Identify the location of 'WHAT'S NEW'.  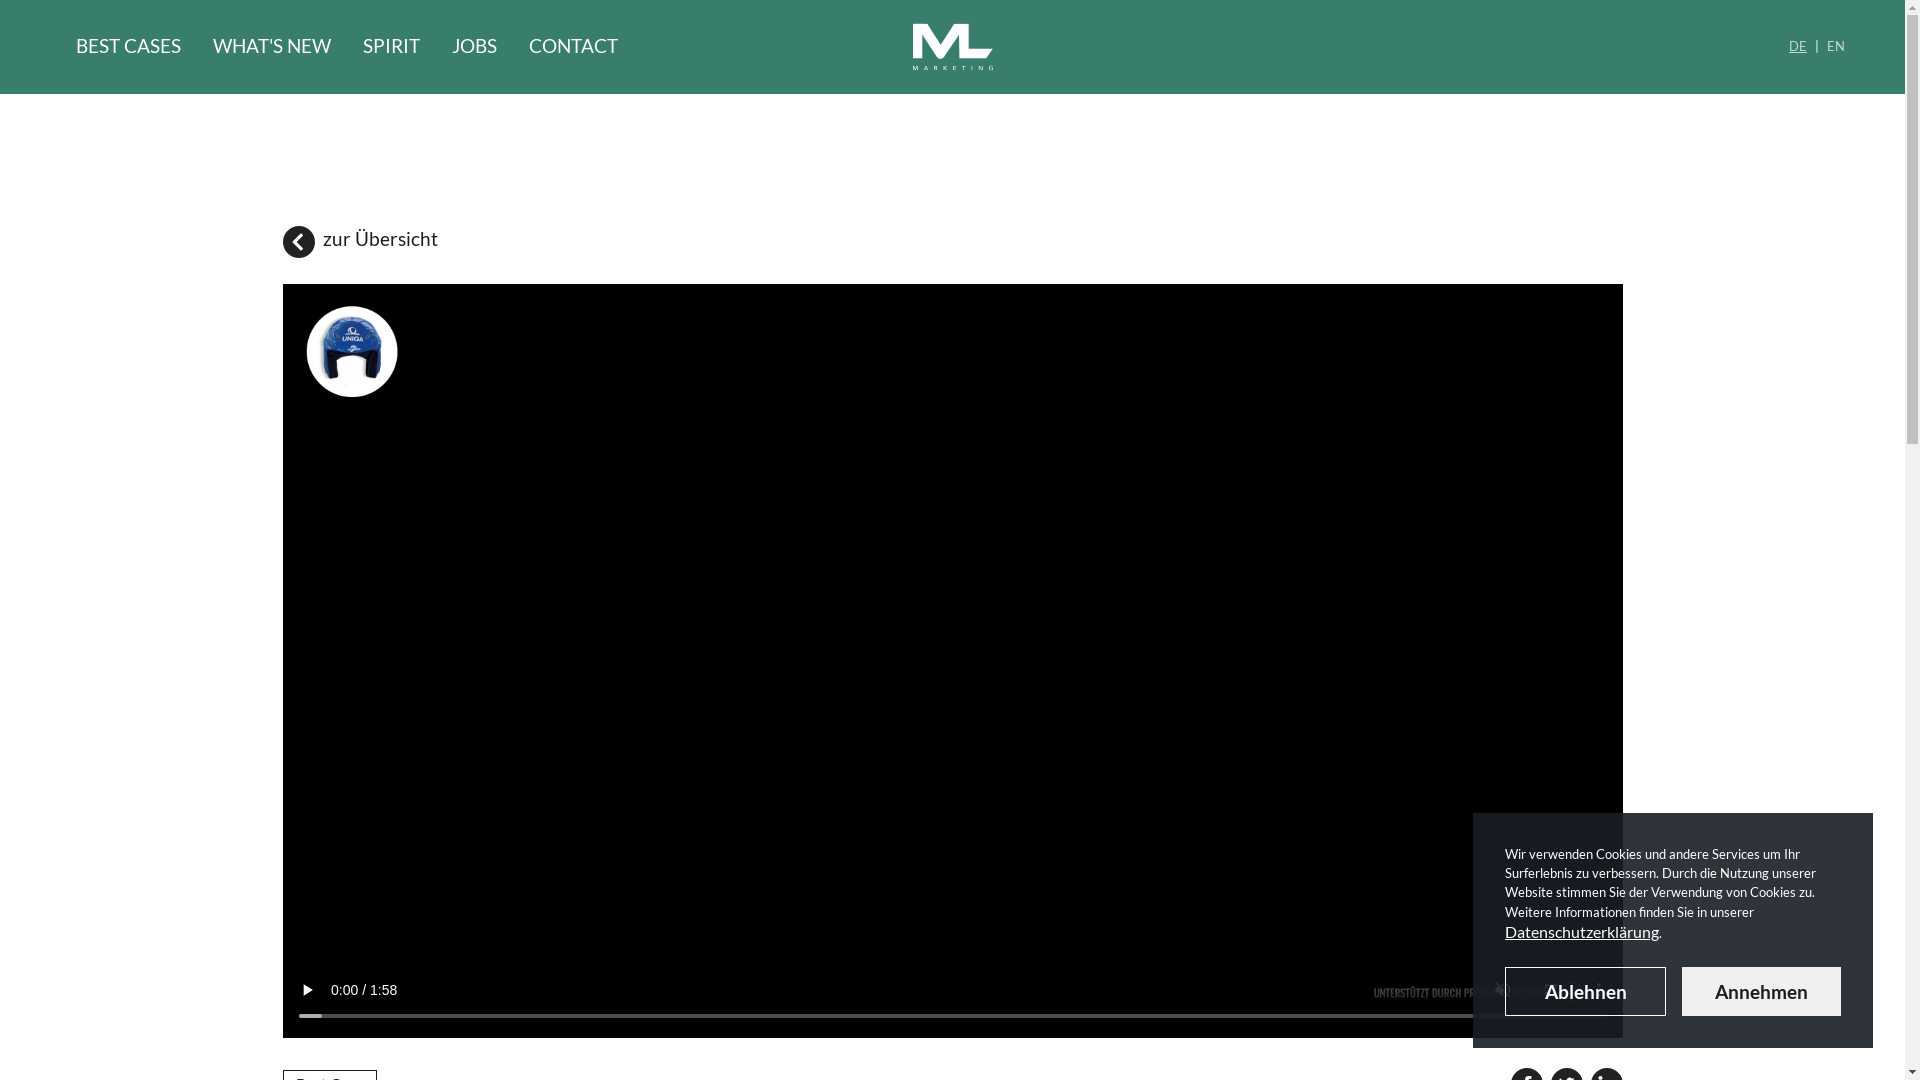
(271, 46).